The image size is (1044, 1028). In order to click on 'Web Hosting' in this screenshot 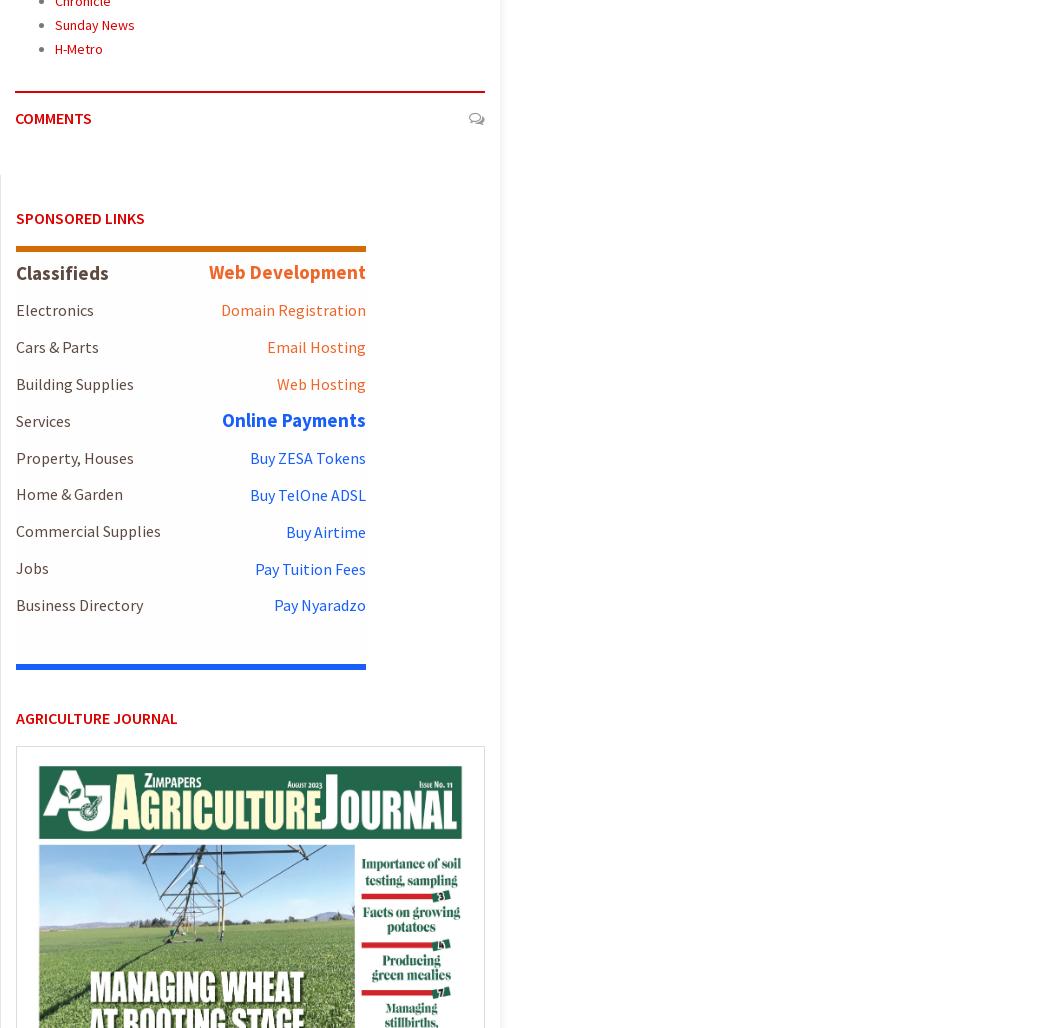, I will do `click(320, 382)`.